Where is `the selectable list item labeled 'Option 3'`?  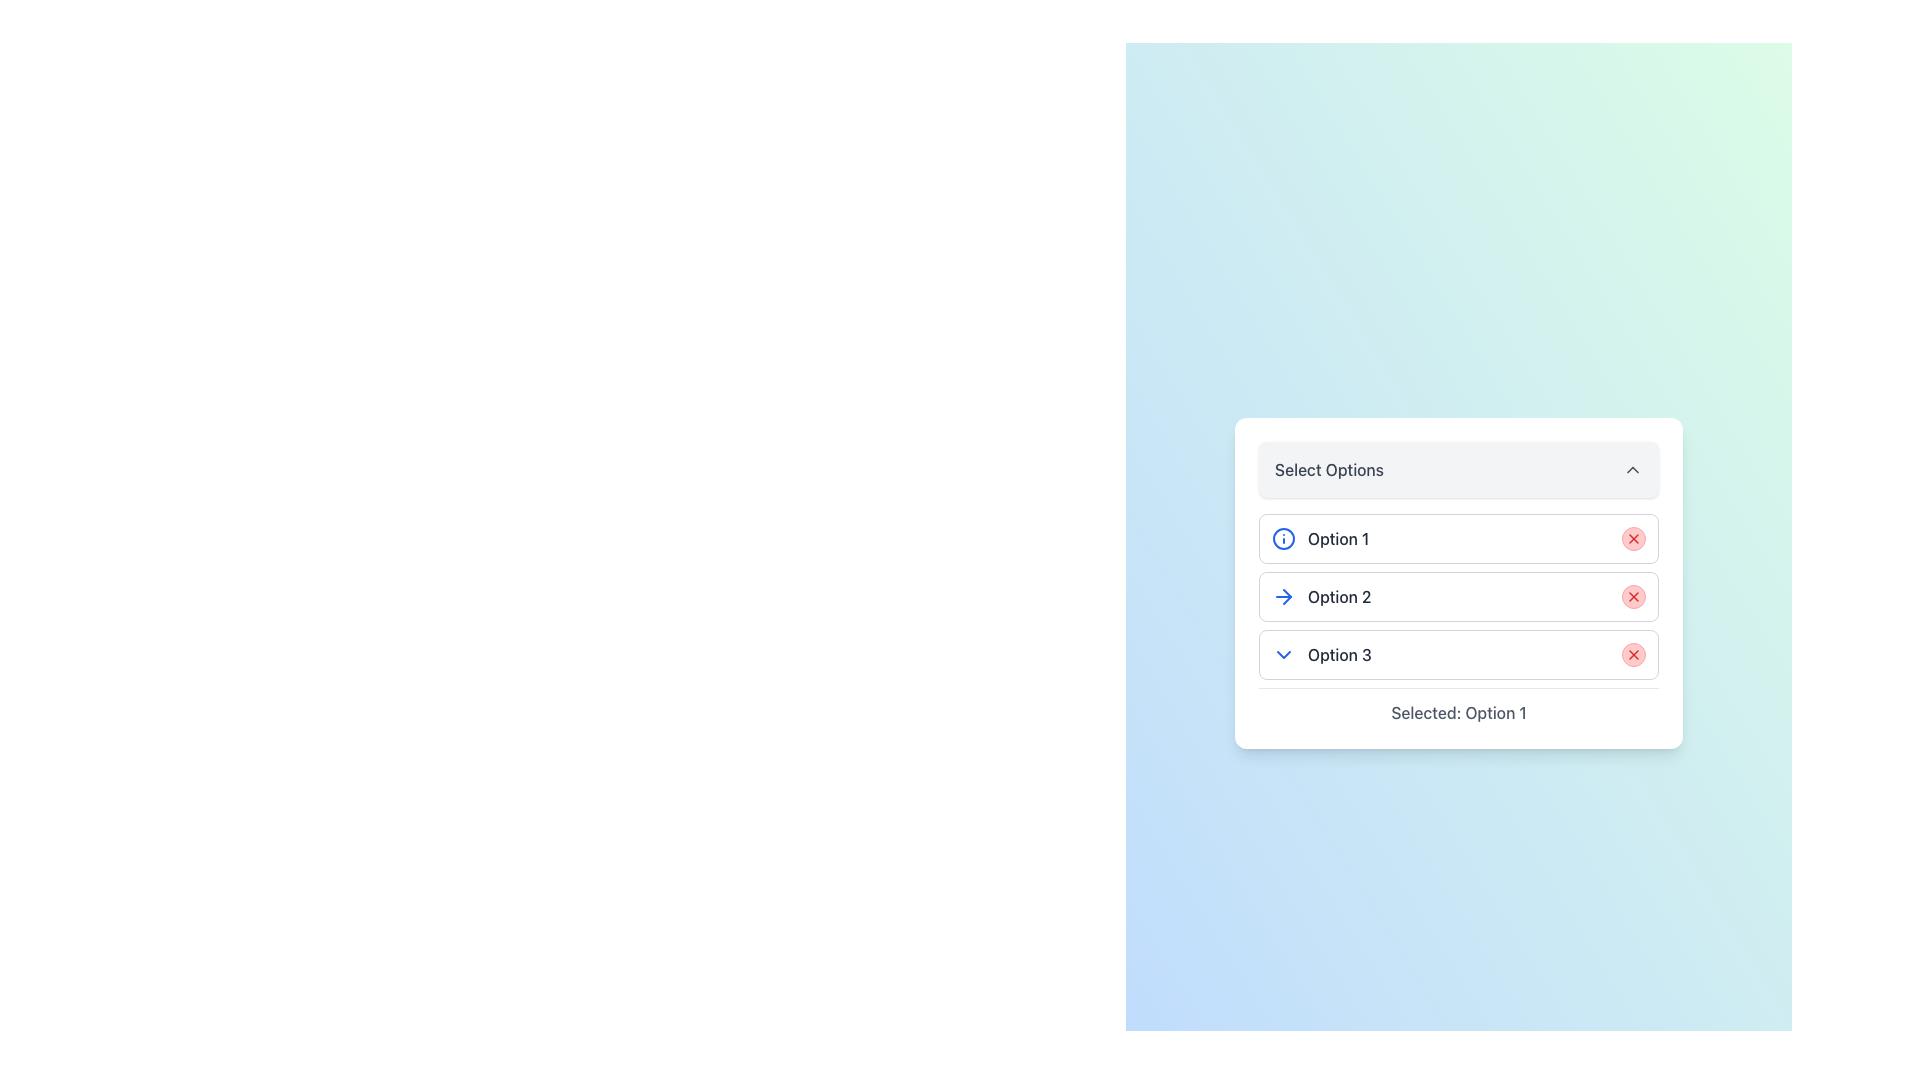 the selectable list item labeled 'Option 3' is located at coordinates (1321, 654).